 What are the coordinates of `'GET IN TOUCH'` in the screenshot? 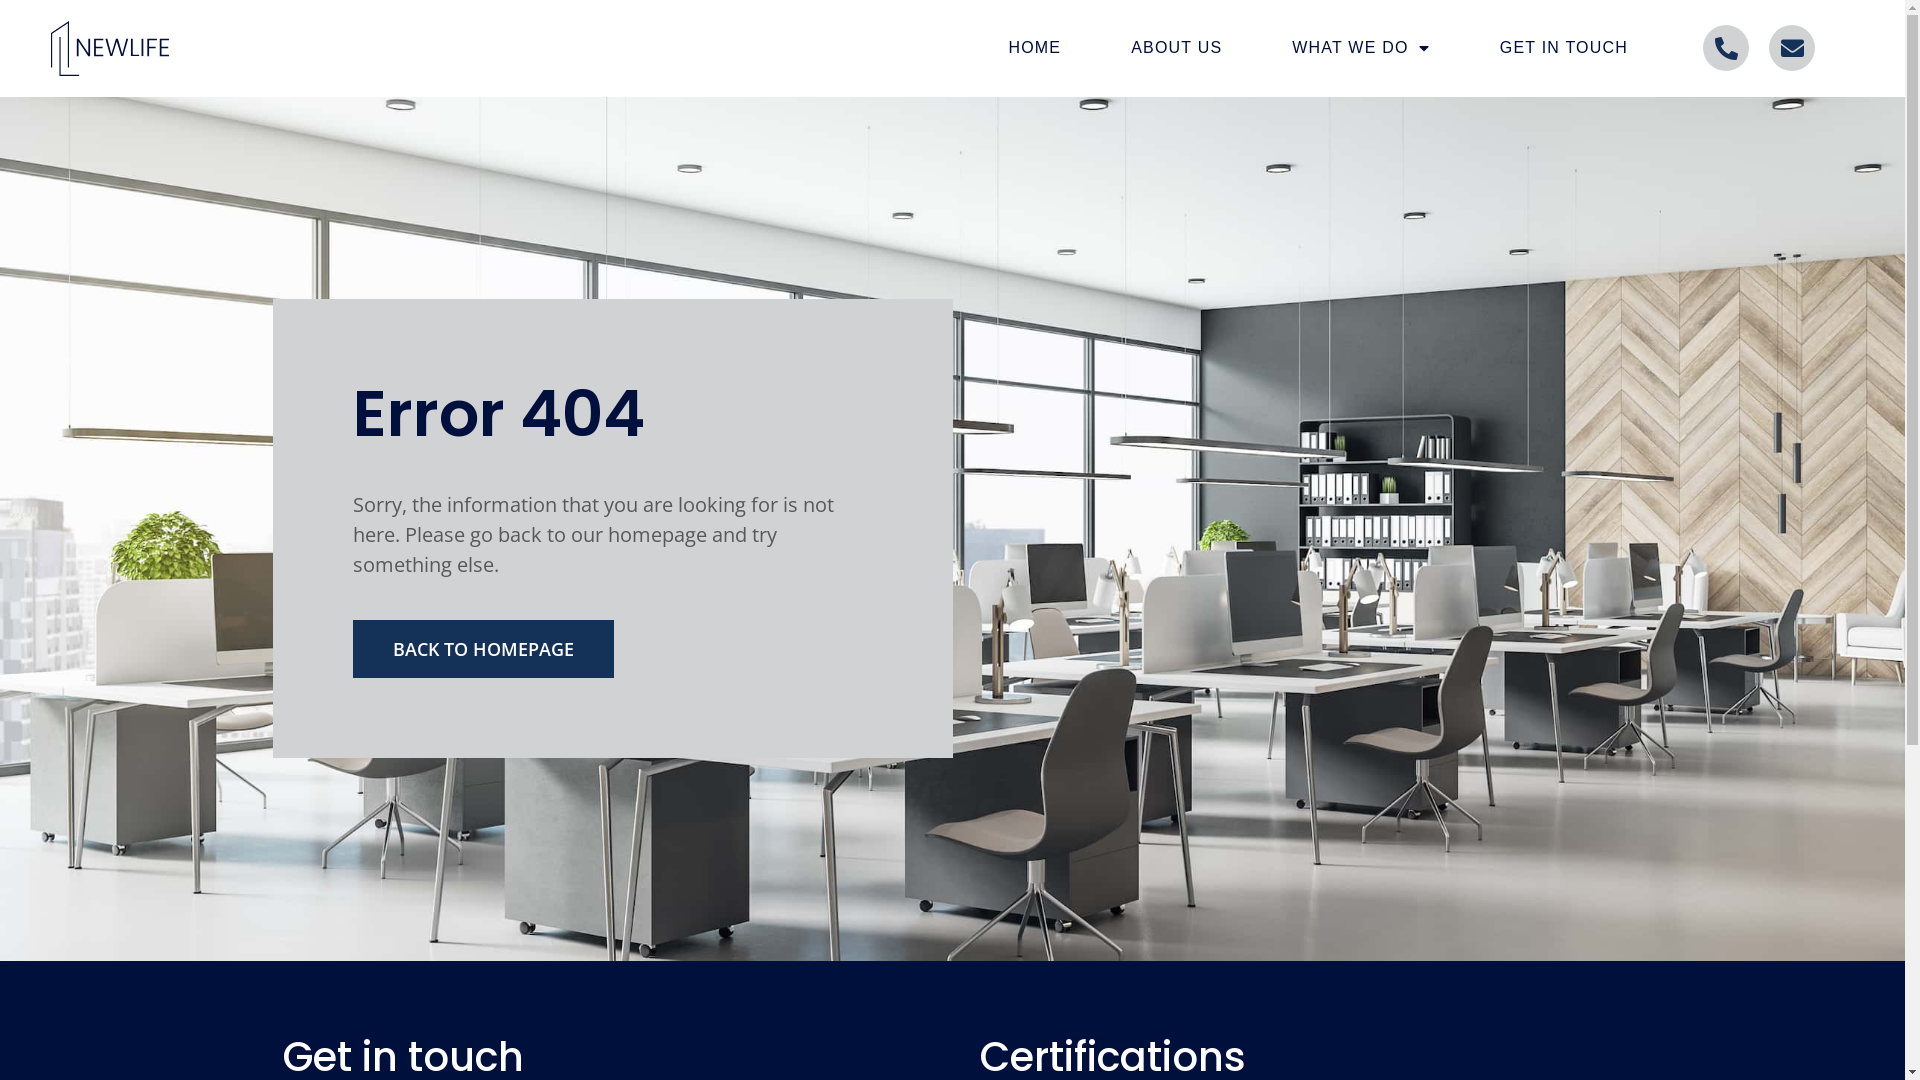 It's located at (1563, 46).